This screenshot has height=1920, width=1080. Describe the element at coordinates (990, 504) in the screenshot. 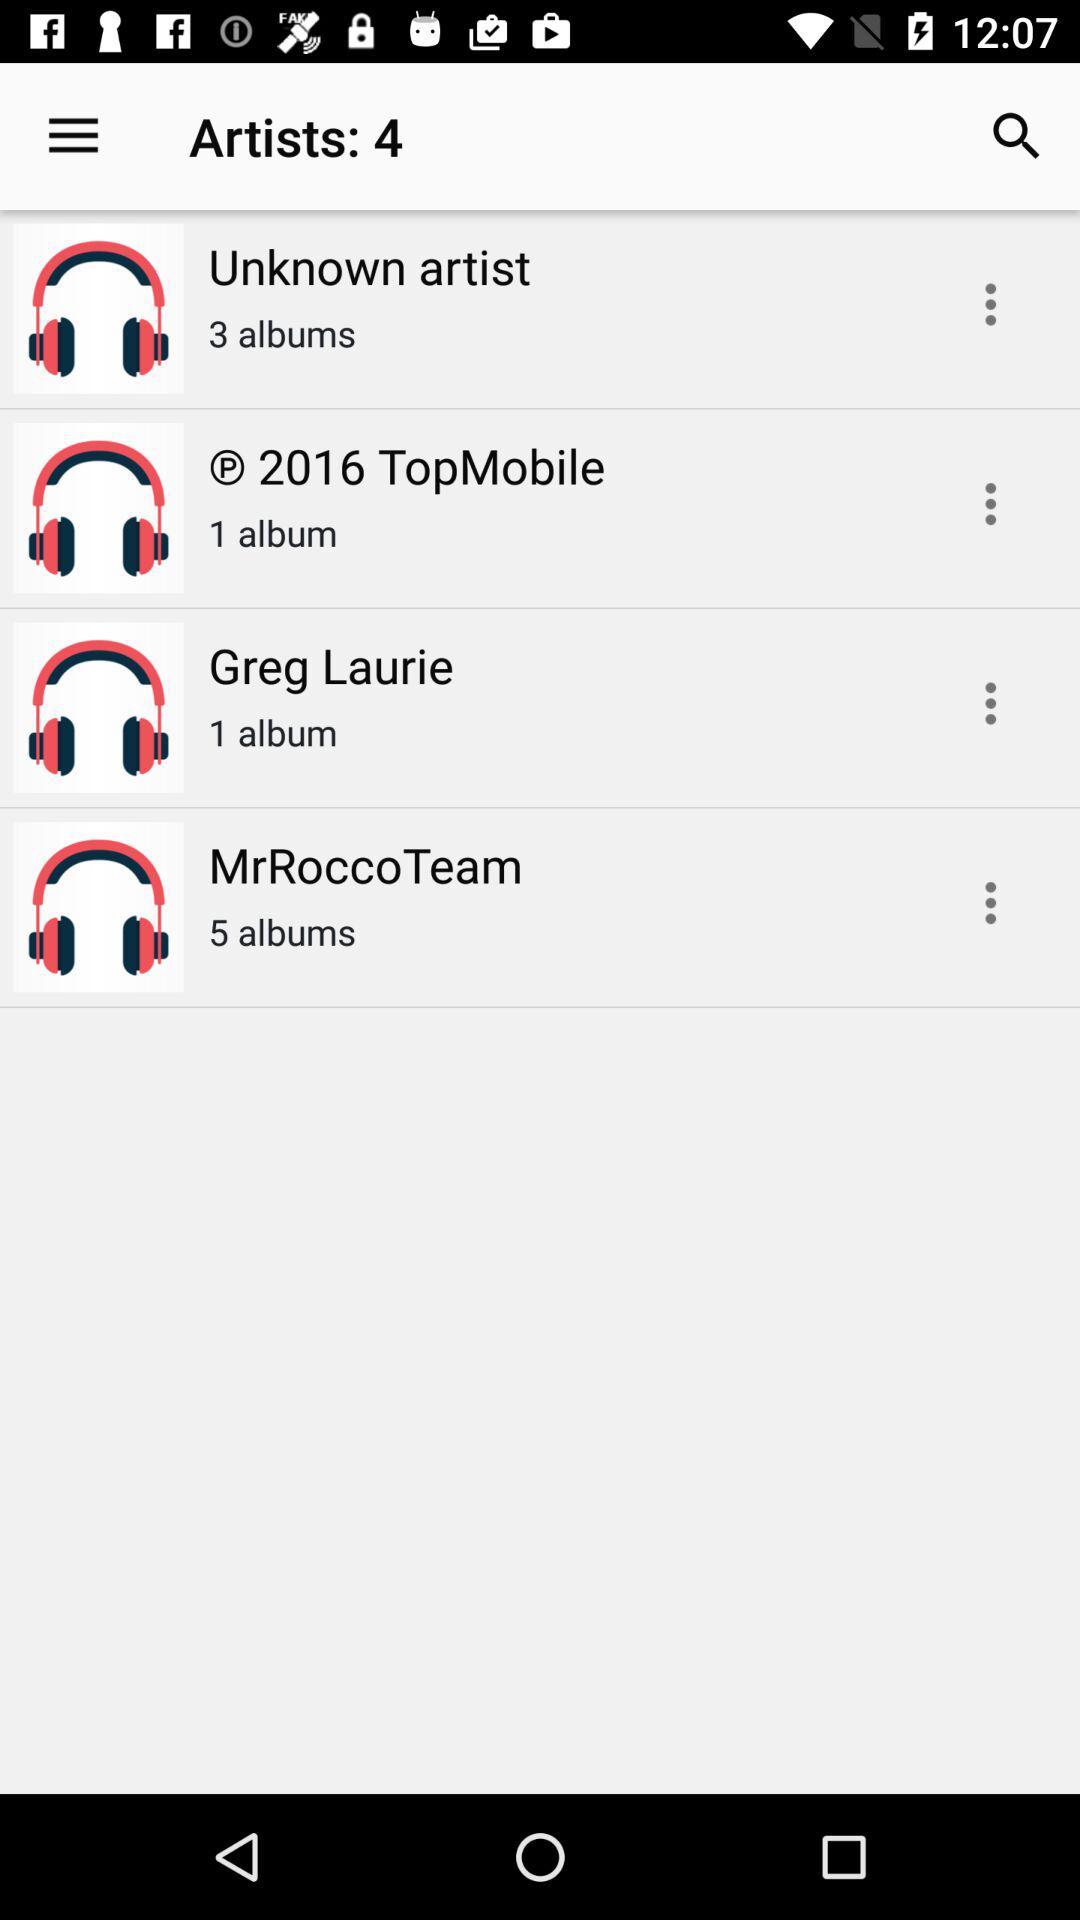

I see `check playlist` at that location.